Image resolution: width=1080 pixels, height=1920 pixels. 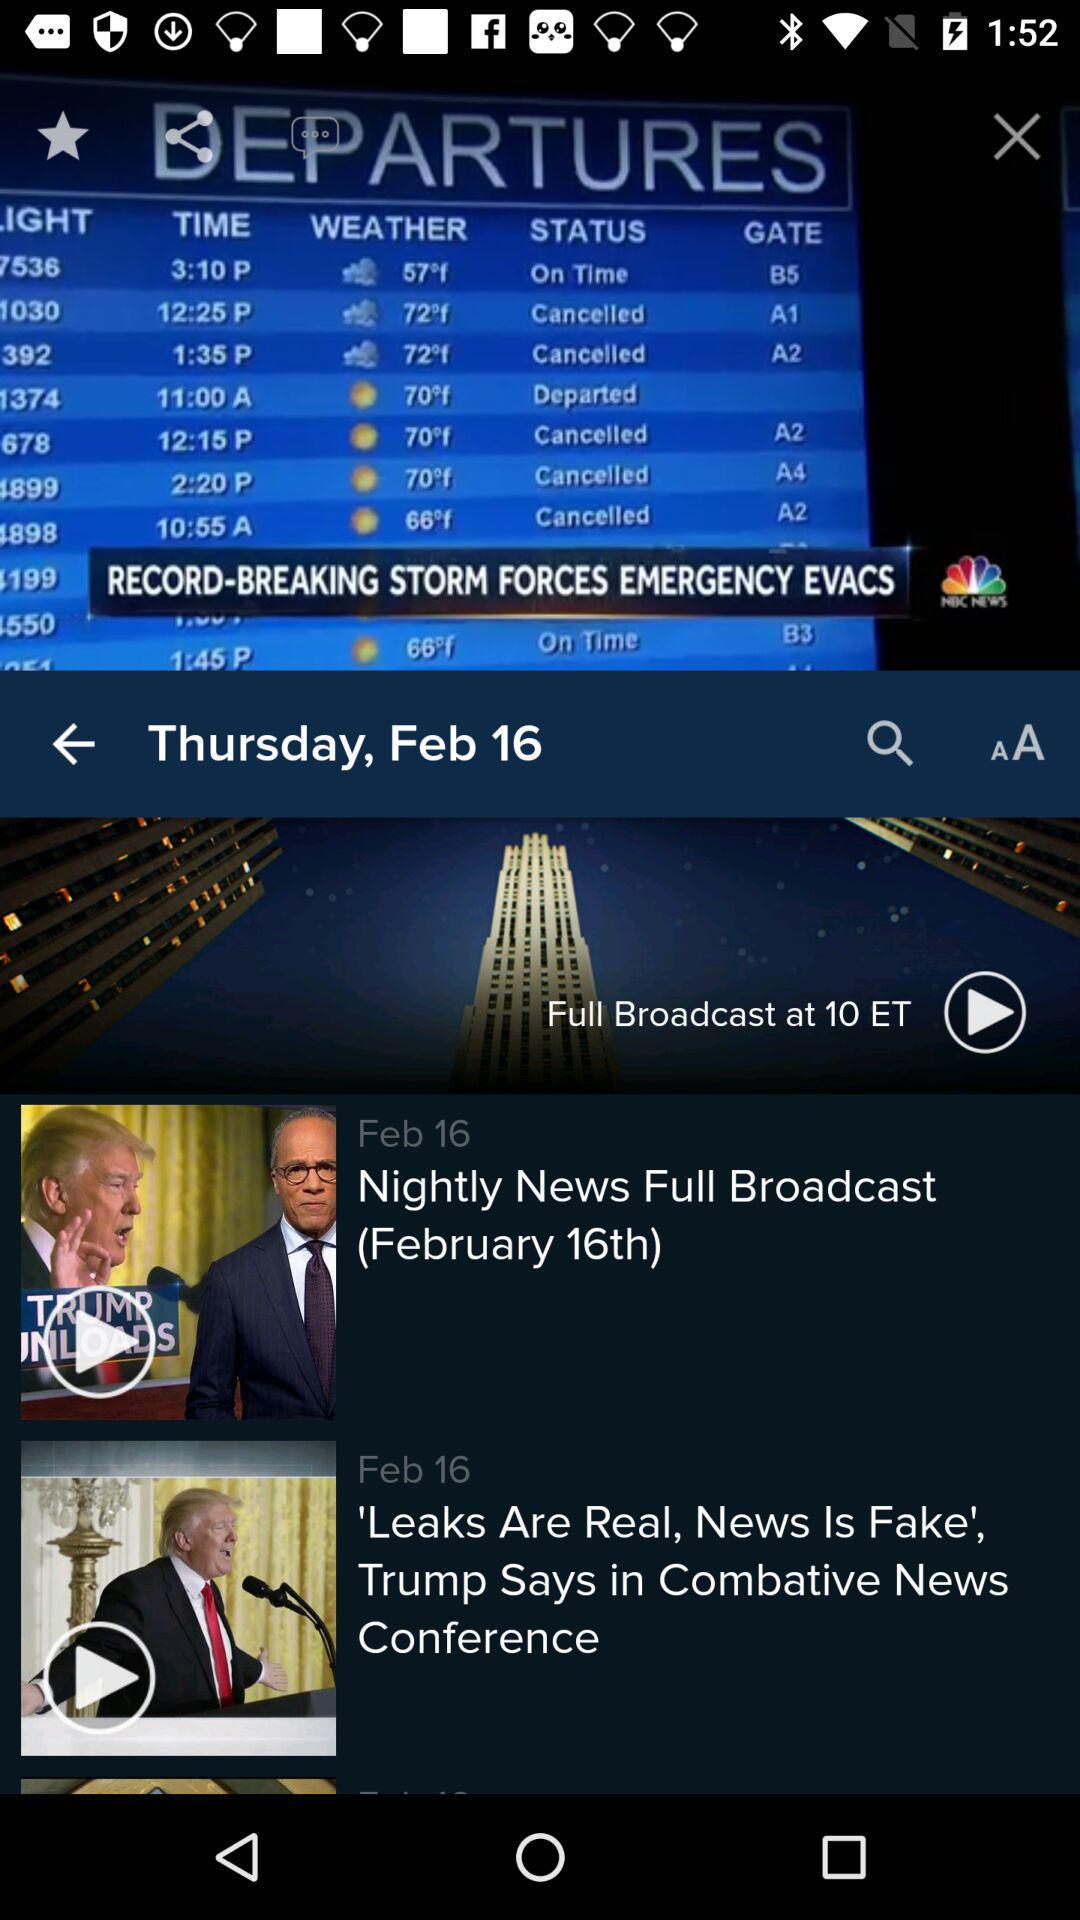 I want to click on the first play button on the web page, so click(x=985, y=1012).